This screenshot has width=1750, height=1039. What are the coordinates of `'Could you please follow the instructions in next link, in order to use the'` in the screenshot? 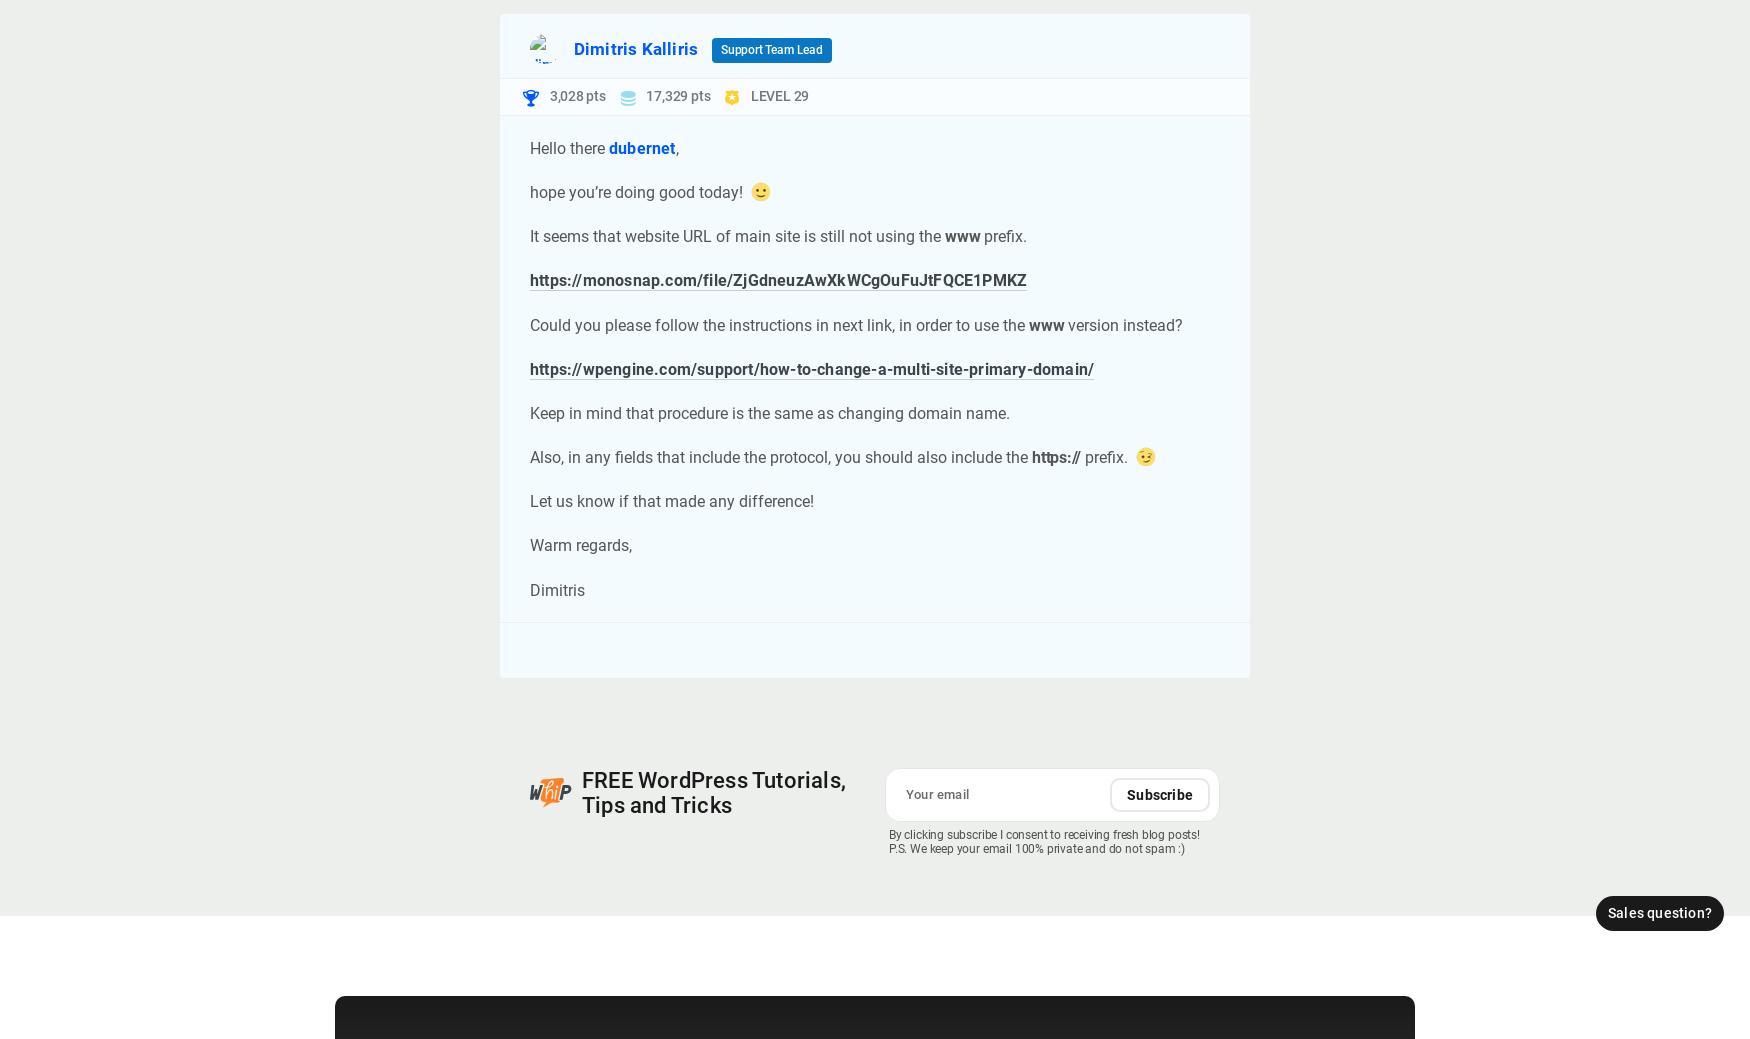 It's located at (778, 324).